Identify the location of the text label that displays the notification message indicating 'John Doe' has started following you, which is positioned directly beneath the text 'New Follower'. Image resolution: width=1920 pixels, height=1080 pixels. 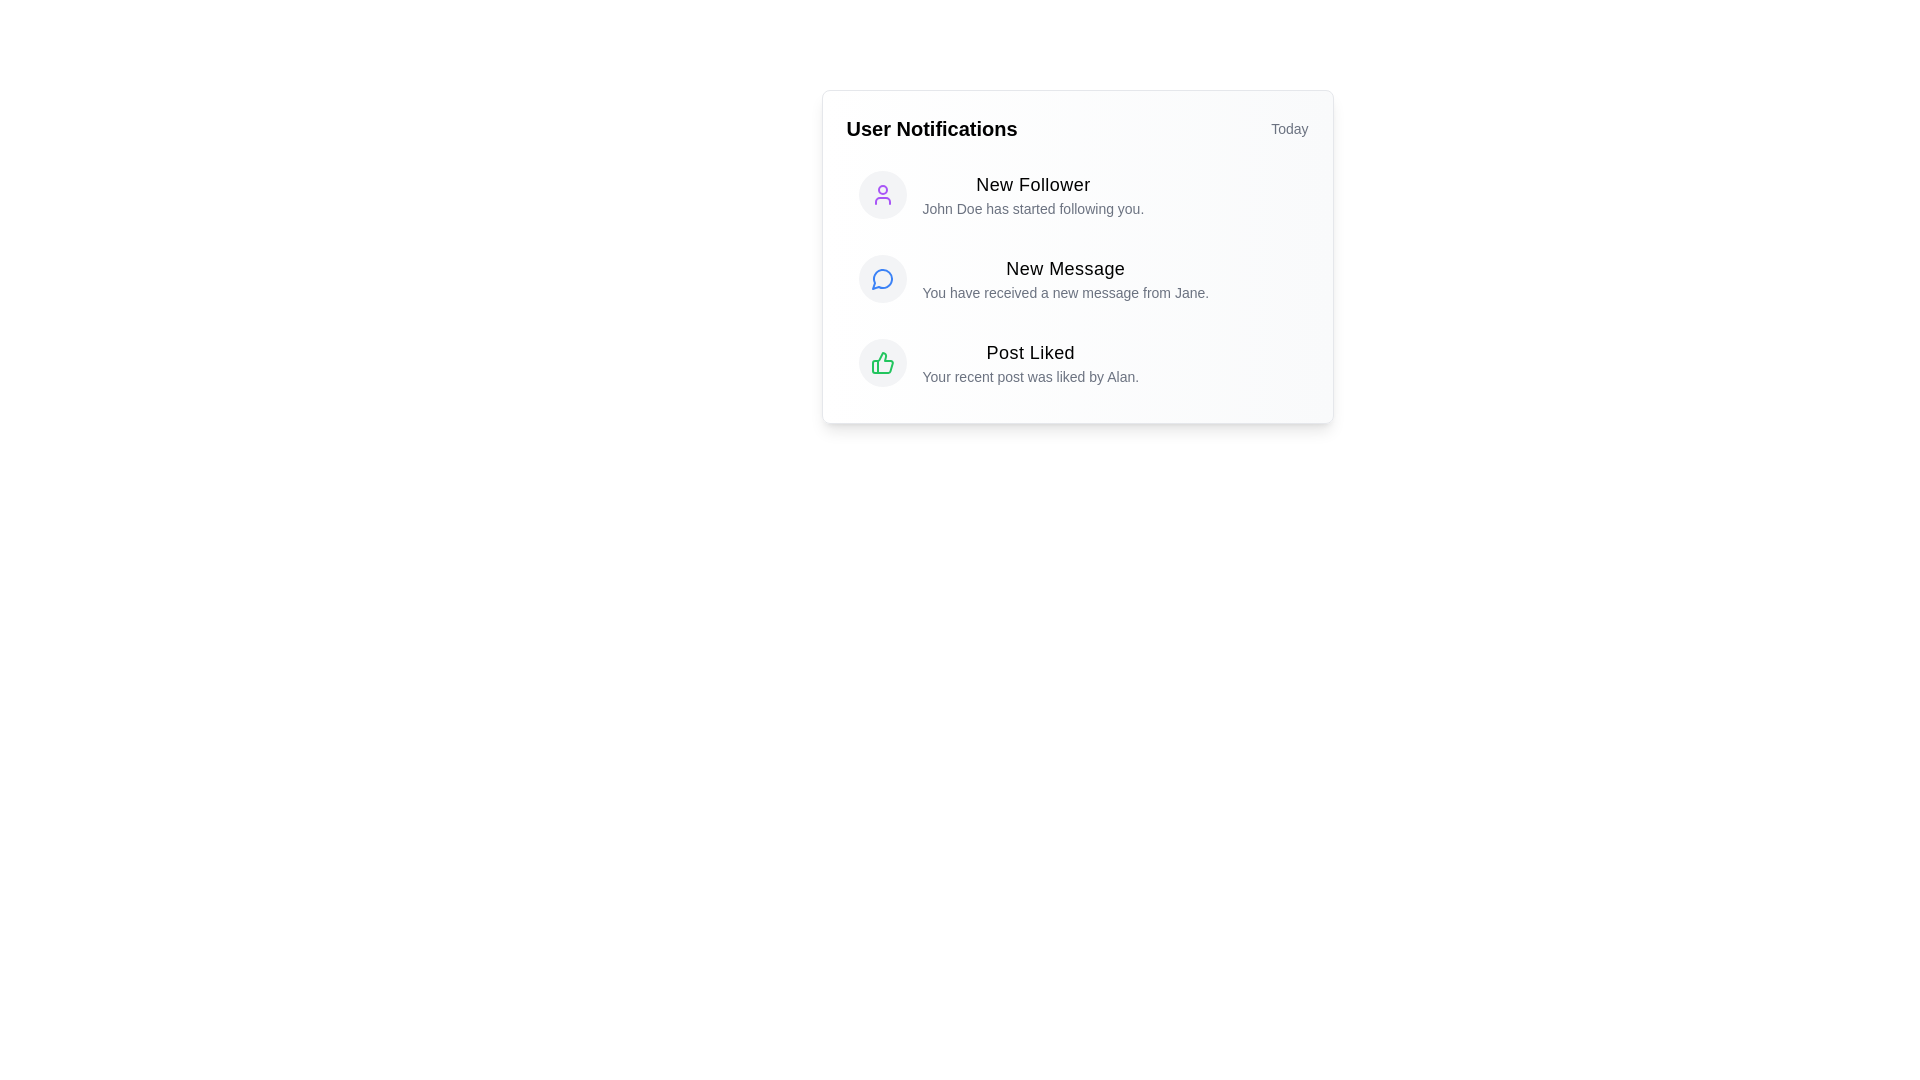
(1033, 208).